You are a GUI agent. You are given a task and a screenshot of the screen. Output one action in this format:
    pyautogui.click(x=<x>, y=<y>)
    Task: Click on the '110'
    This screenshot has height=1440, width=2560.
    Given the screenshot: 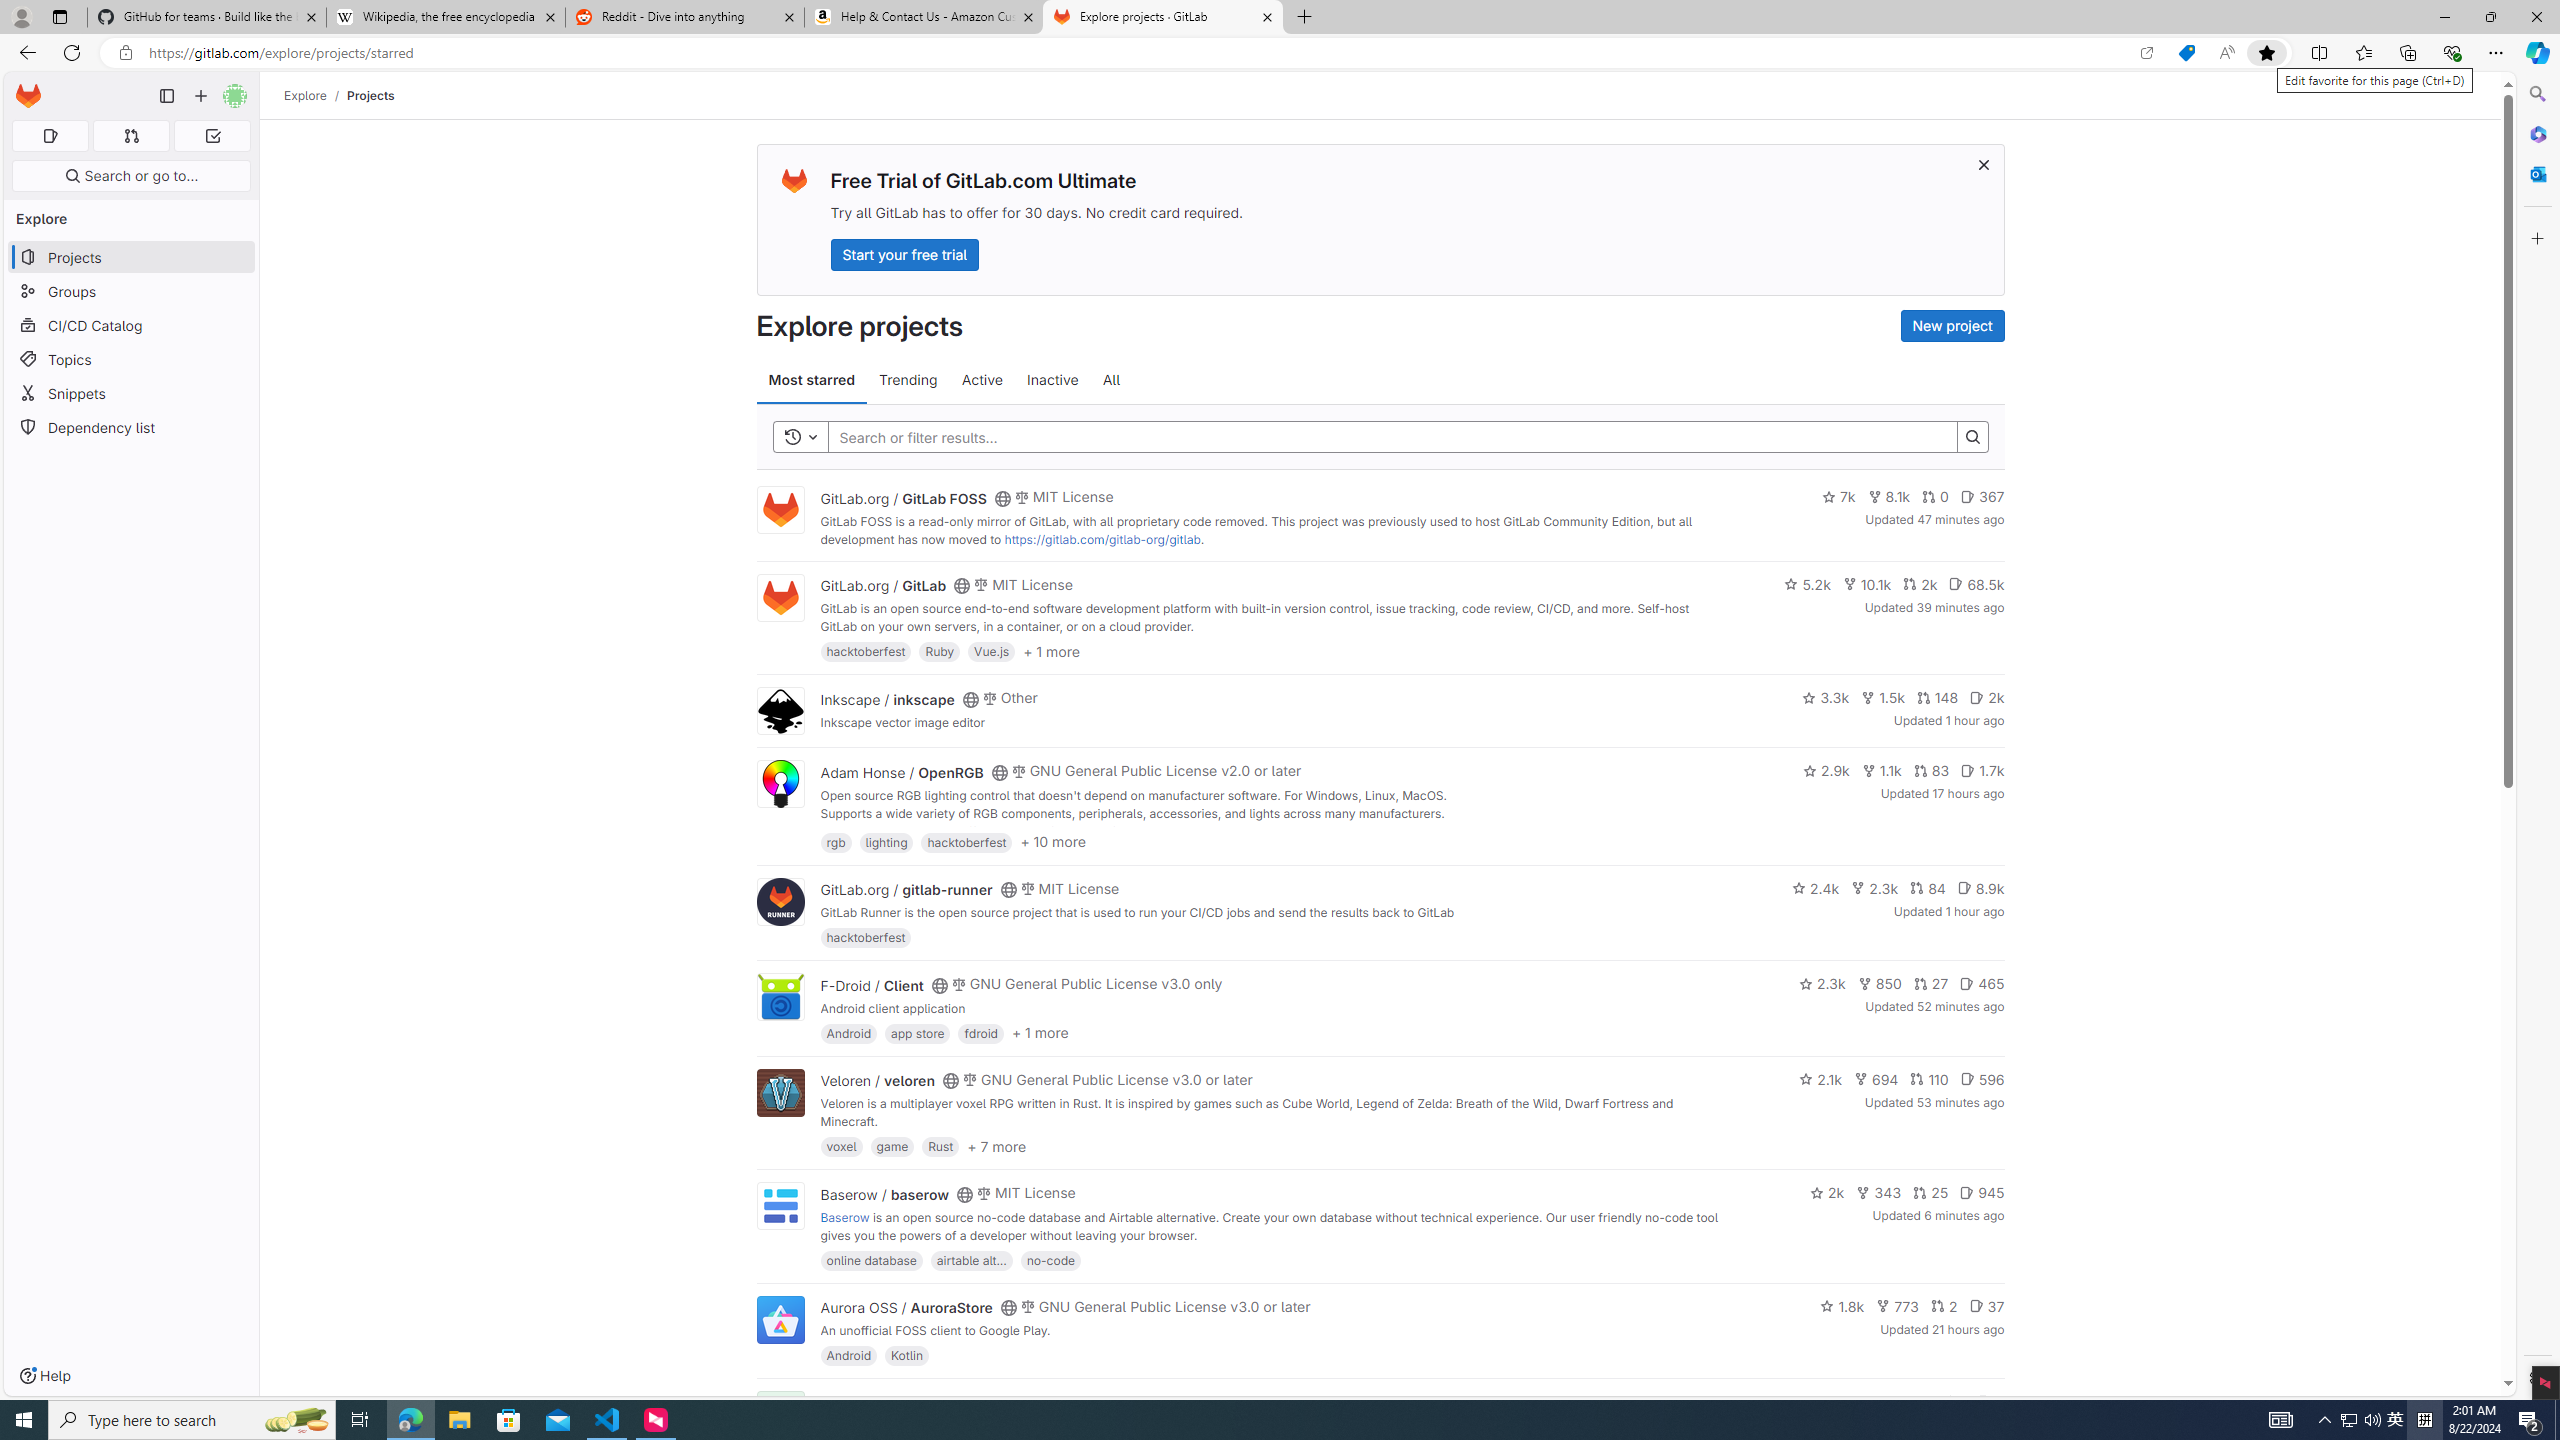 What is the action you would take?
    pyautogui.click(x=1928, y=1079)
    